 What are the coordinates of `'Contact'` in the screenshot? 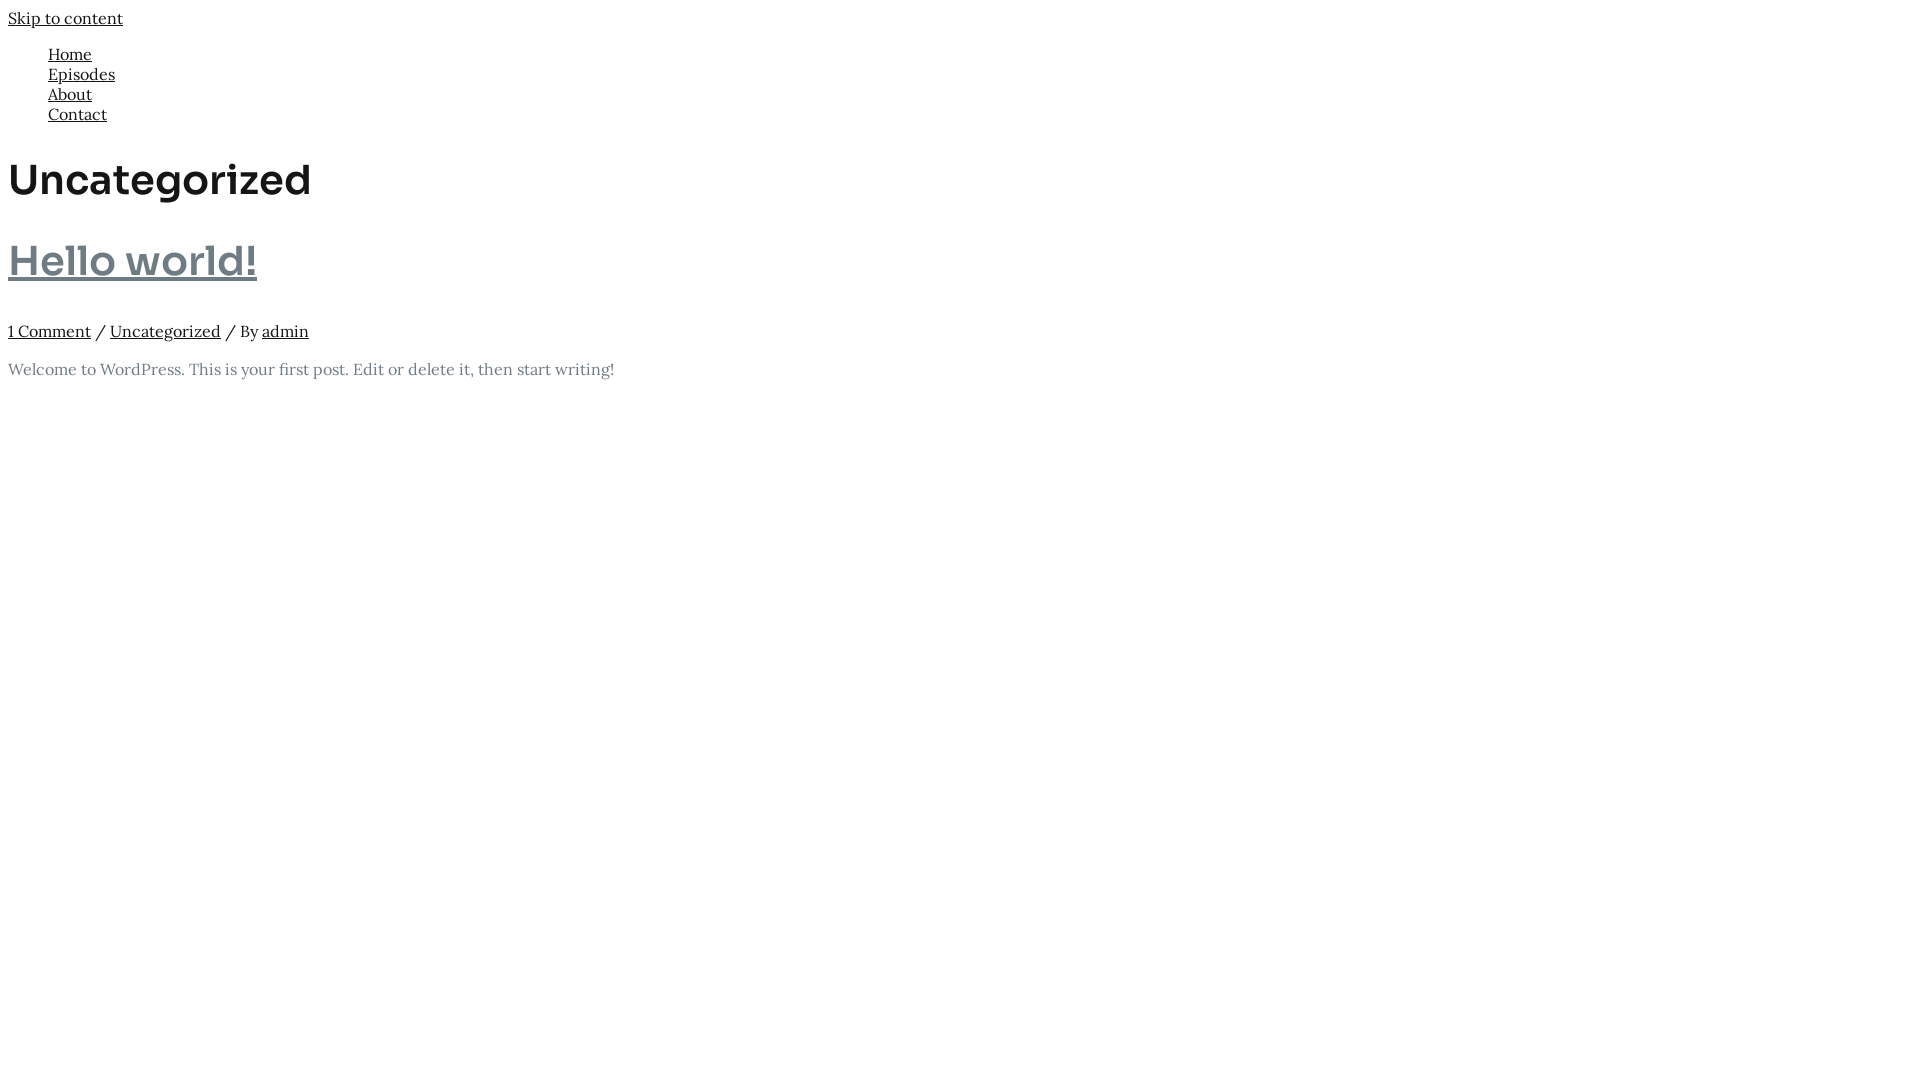 It's located at (979, 114).